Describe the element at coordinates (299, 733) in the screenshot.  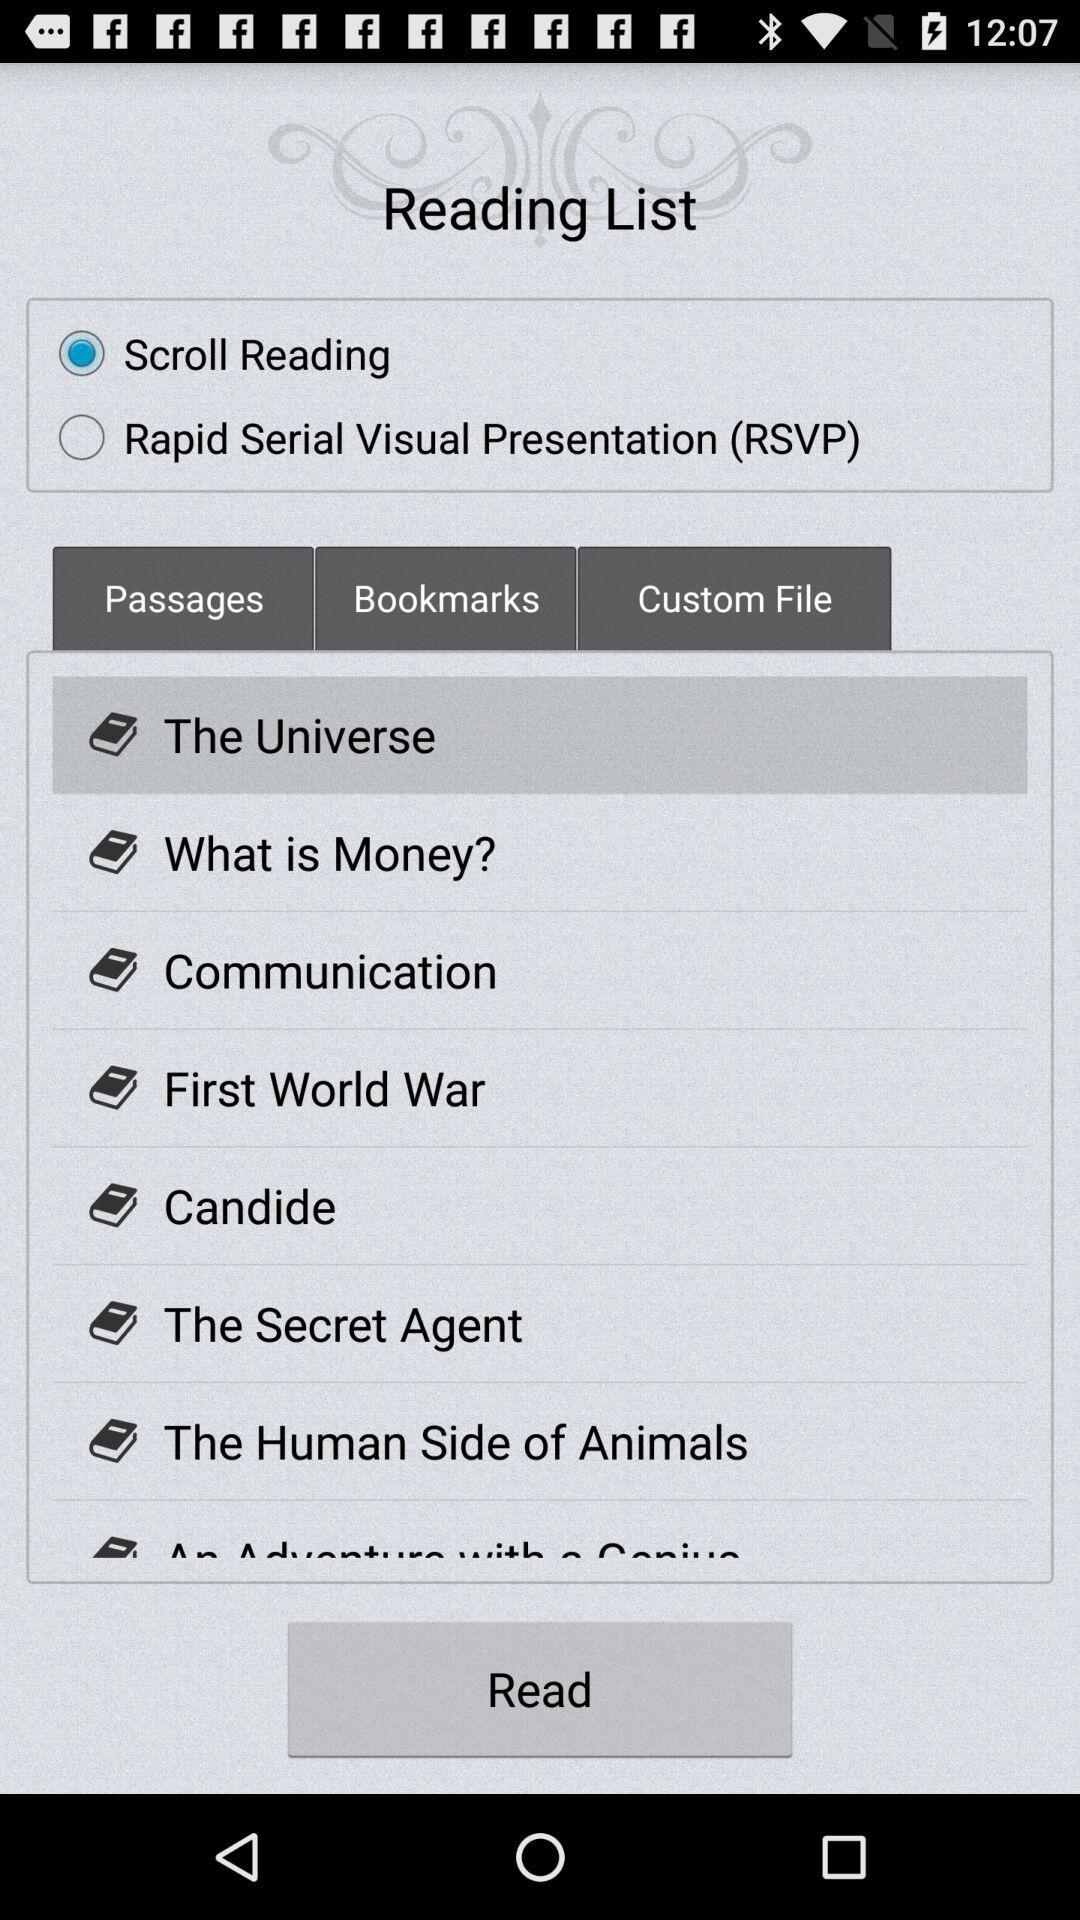
I see `the universe icon` at that location.